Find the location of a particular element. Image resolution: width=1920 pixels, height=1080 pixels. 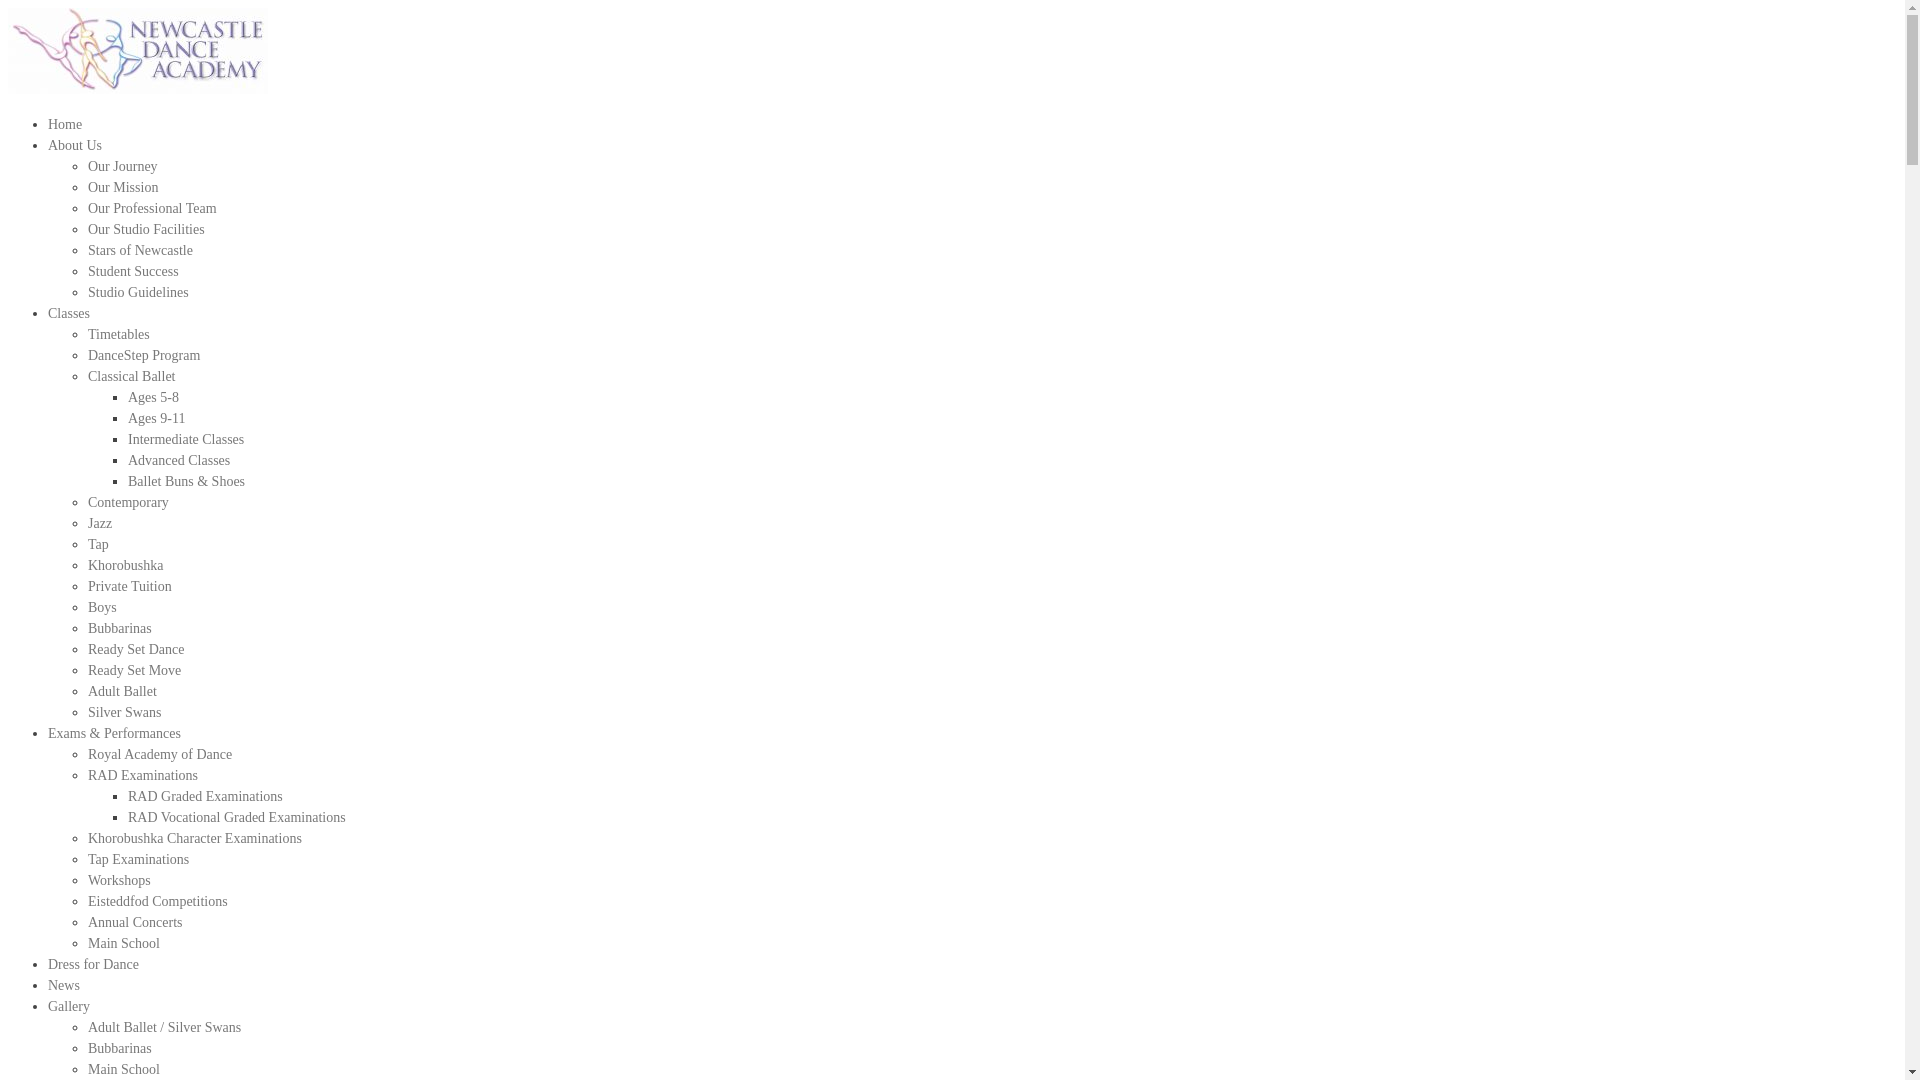

'NDA-Logo (2)' is located at coordinates (8, 49).